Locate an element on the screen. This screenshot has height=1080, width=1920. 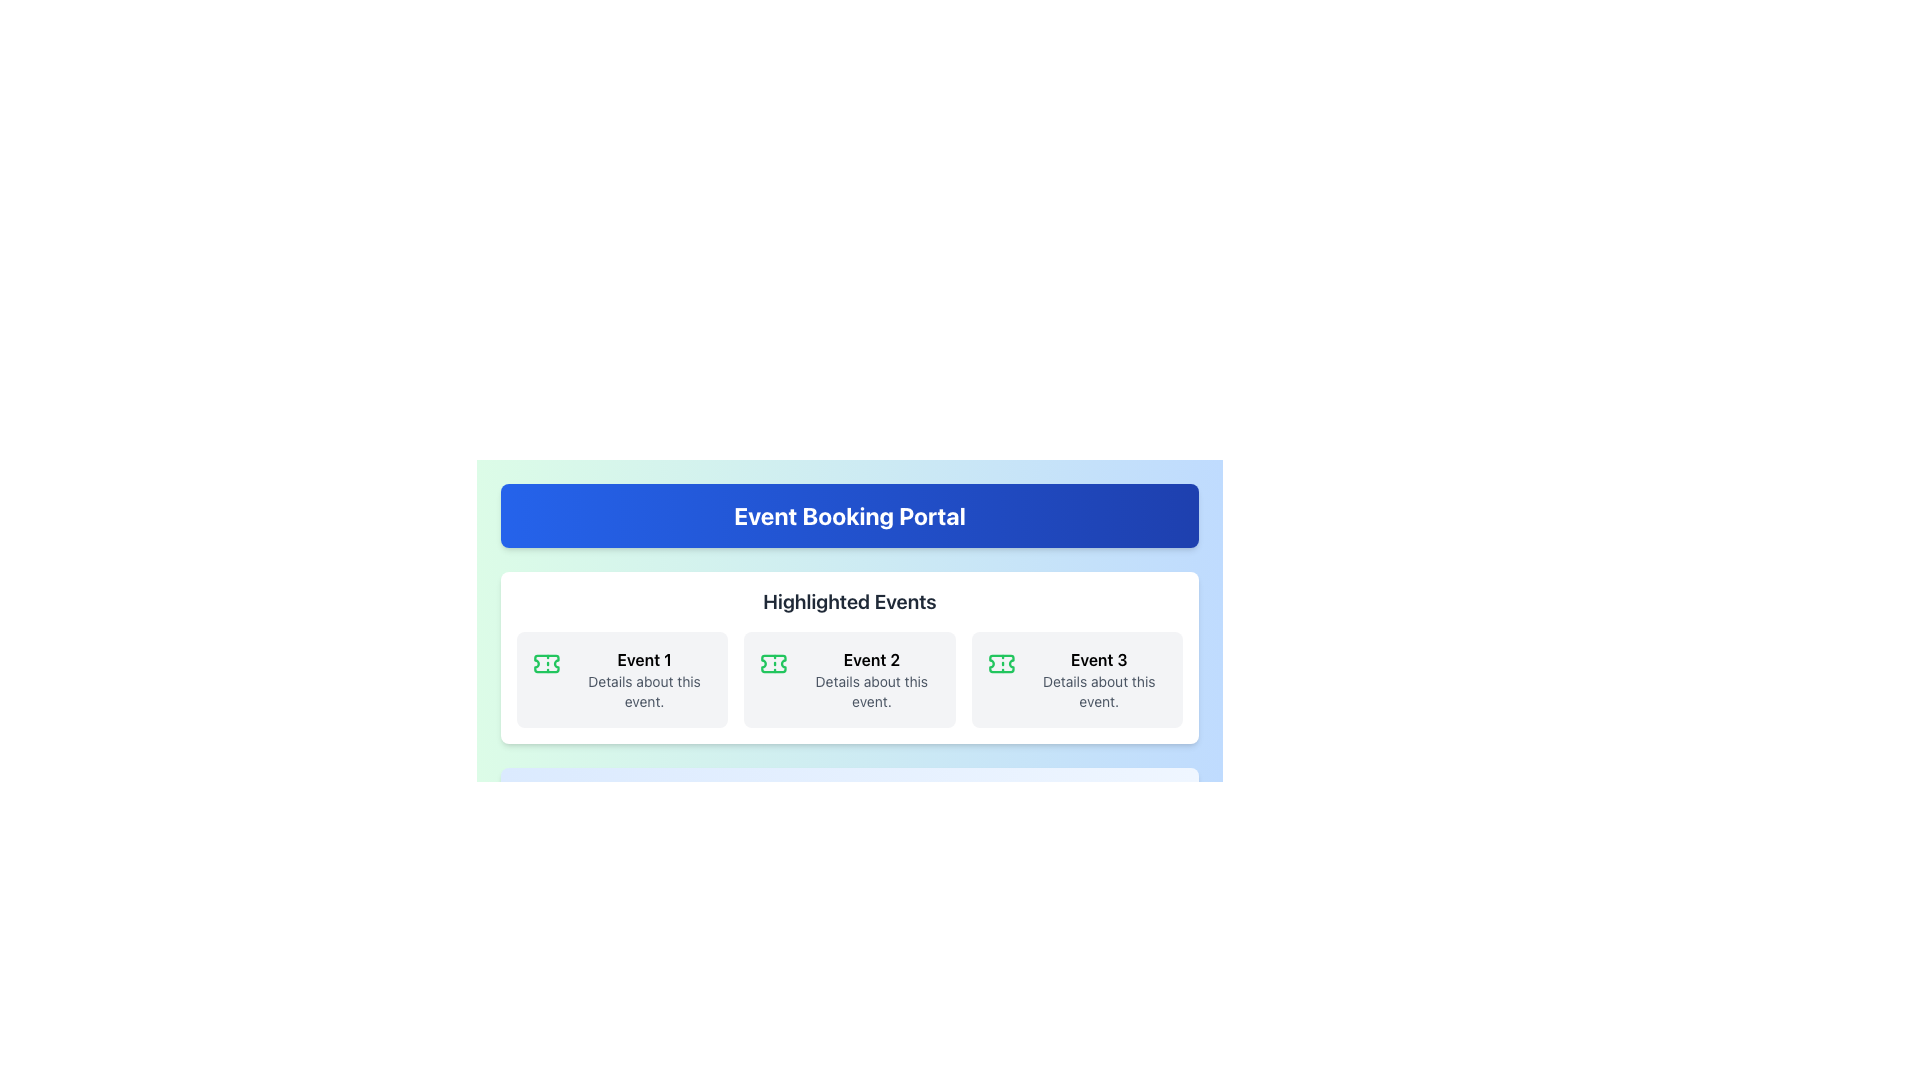
the green SVG ticket icon located next to the text 'Event 3Details about this event.' within the third event card of the 'Highlighted Events' section is located at coordinates (1001, 663).